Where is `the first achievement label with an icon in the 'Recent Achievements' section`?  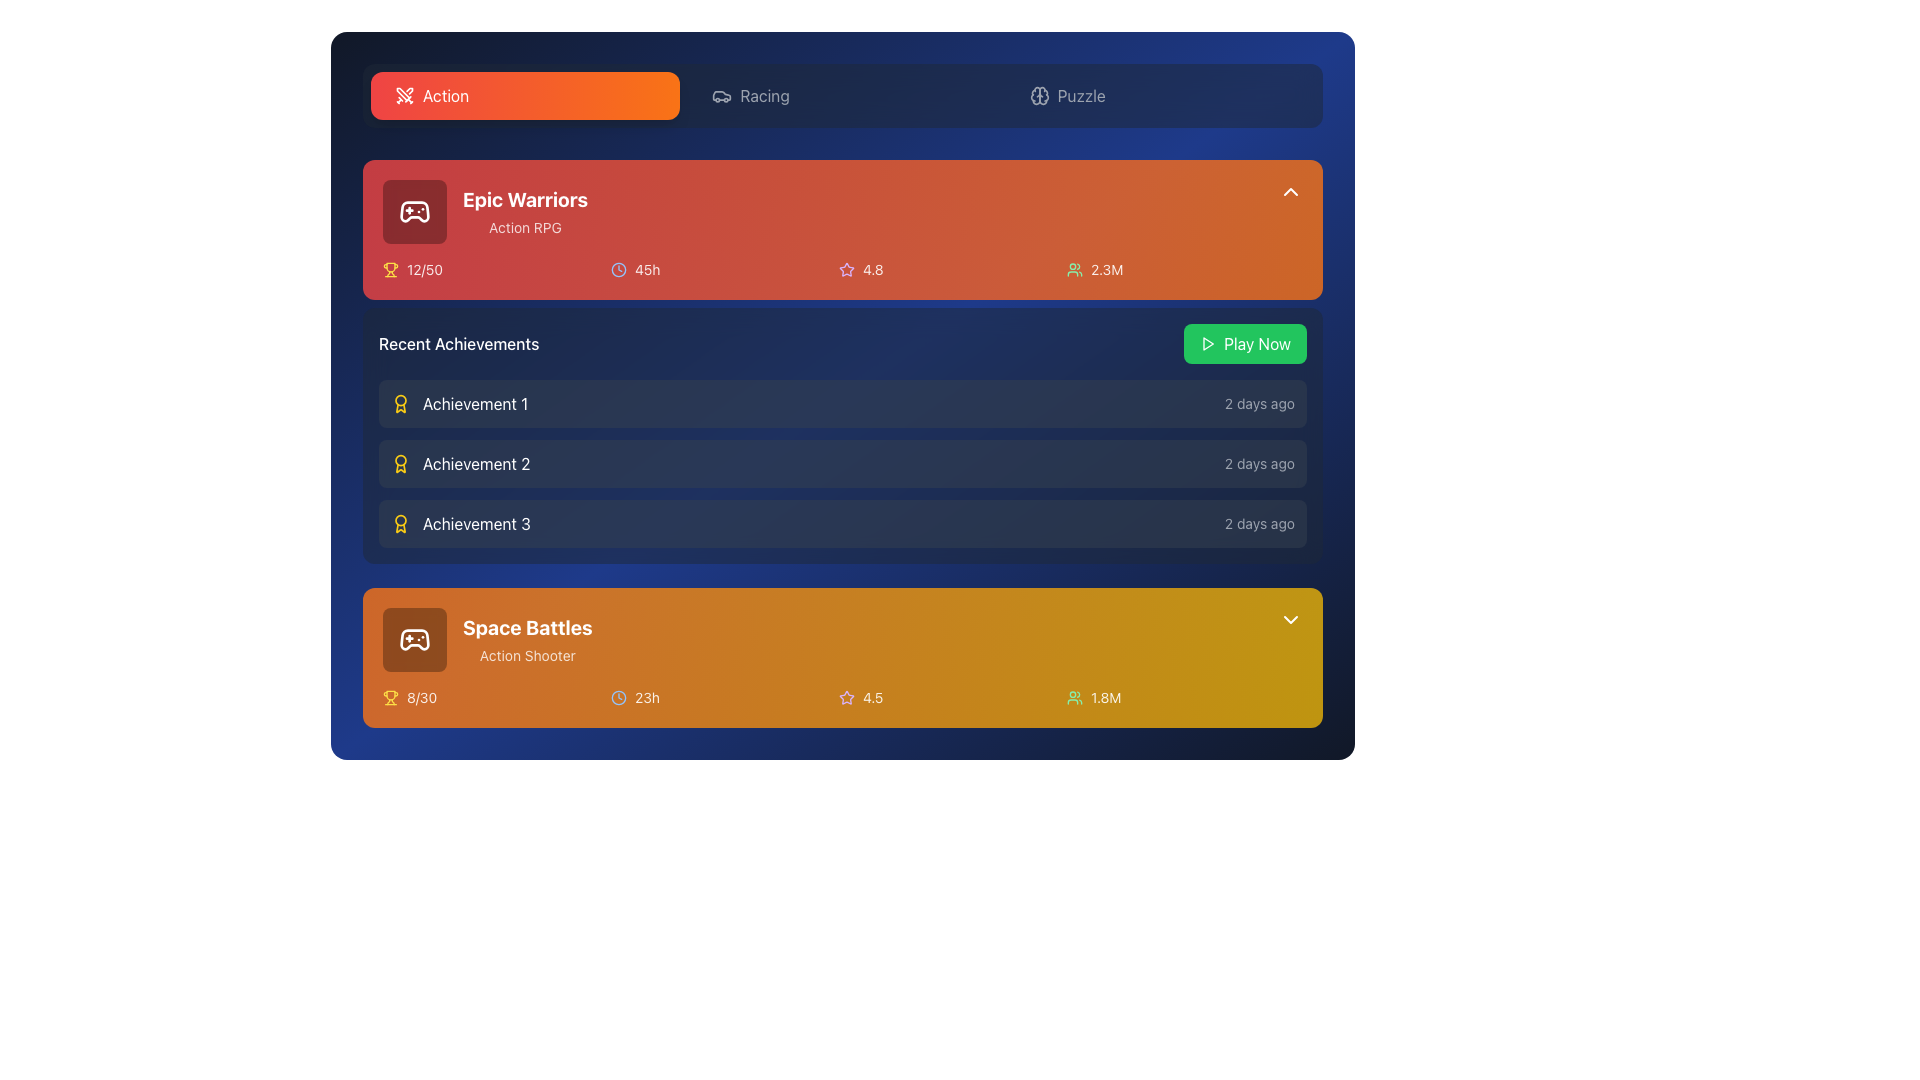
the first achievement label with an icon in the 'Recent Achievements' section is located at coordinates (458, 404).